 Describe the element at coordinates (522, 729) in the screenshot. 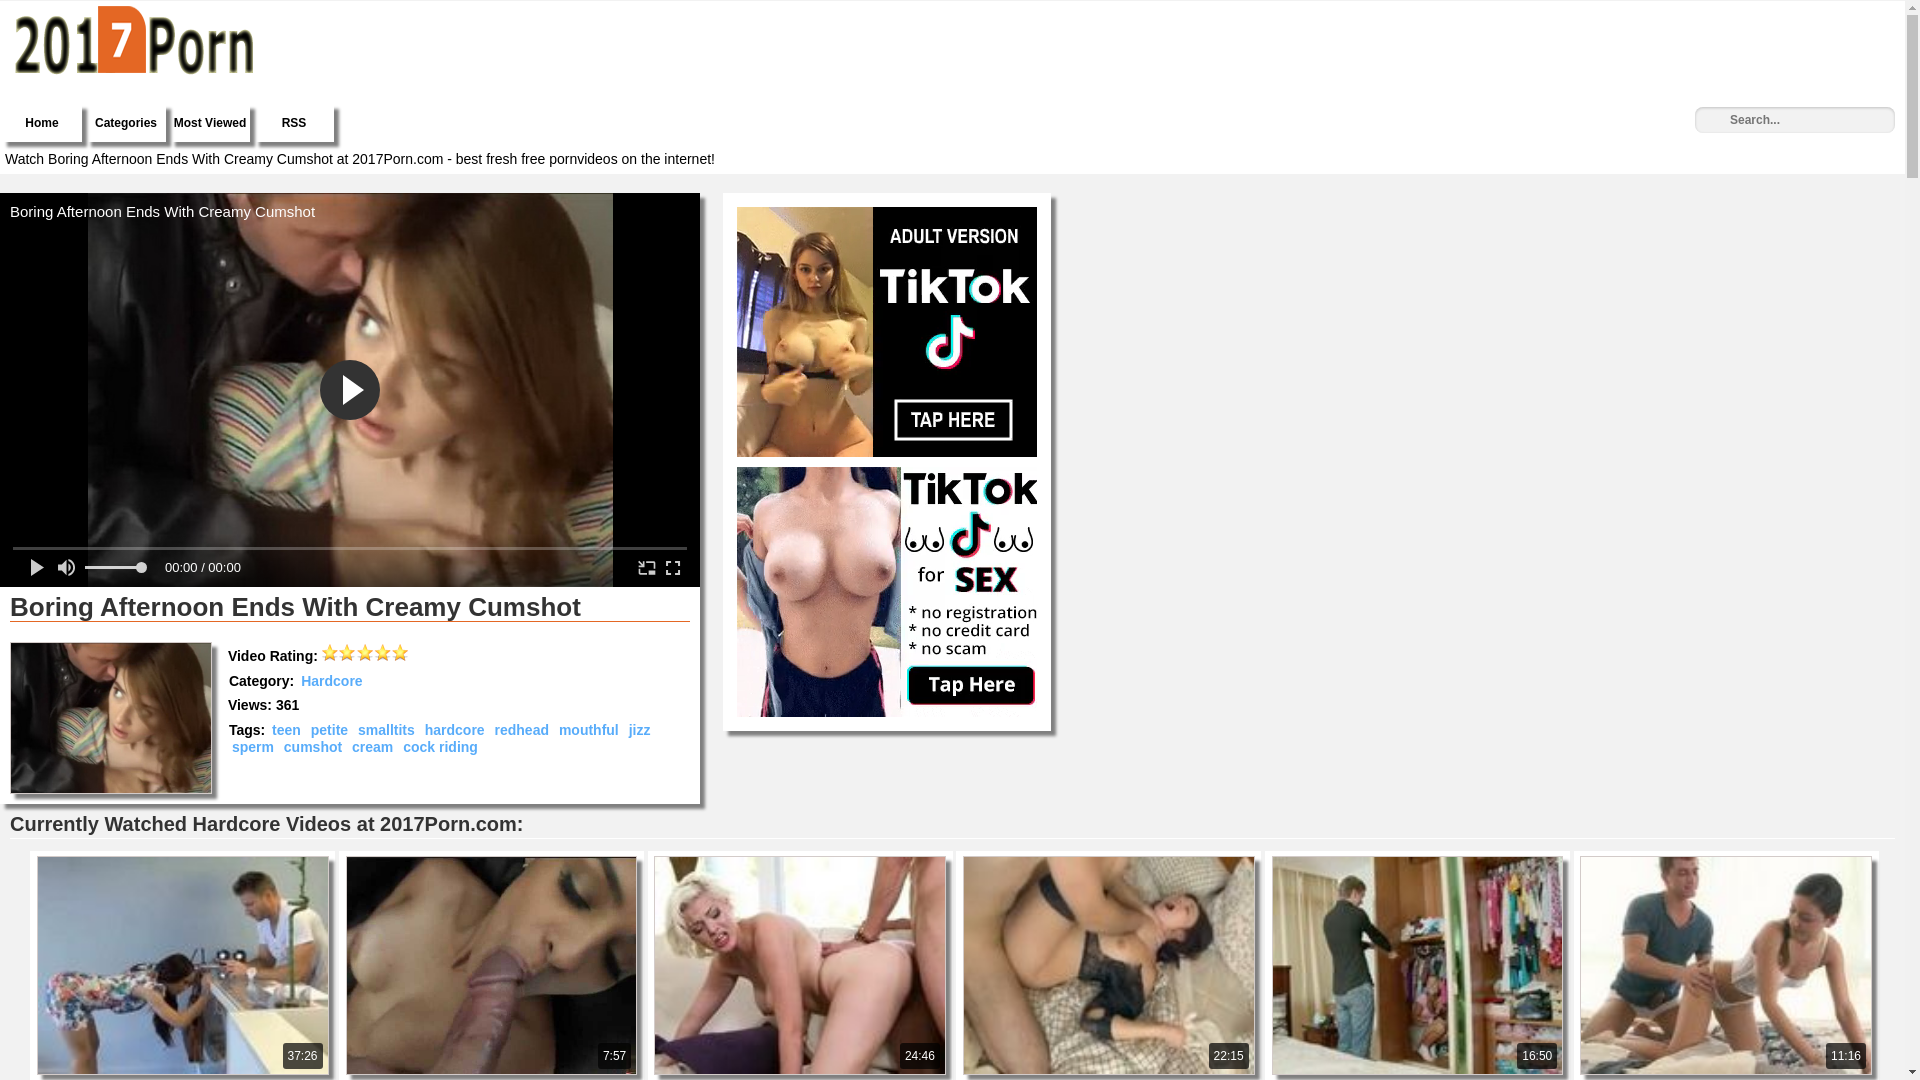

I see `'redhead'` at that location.